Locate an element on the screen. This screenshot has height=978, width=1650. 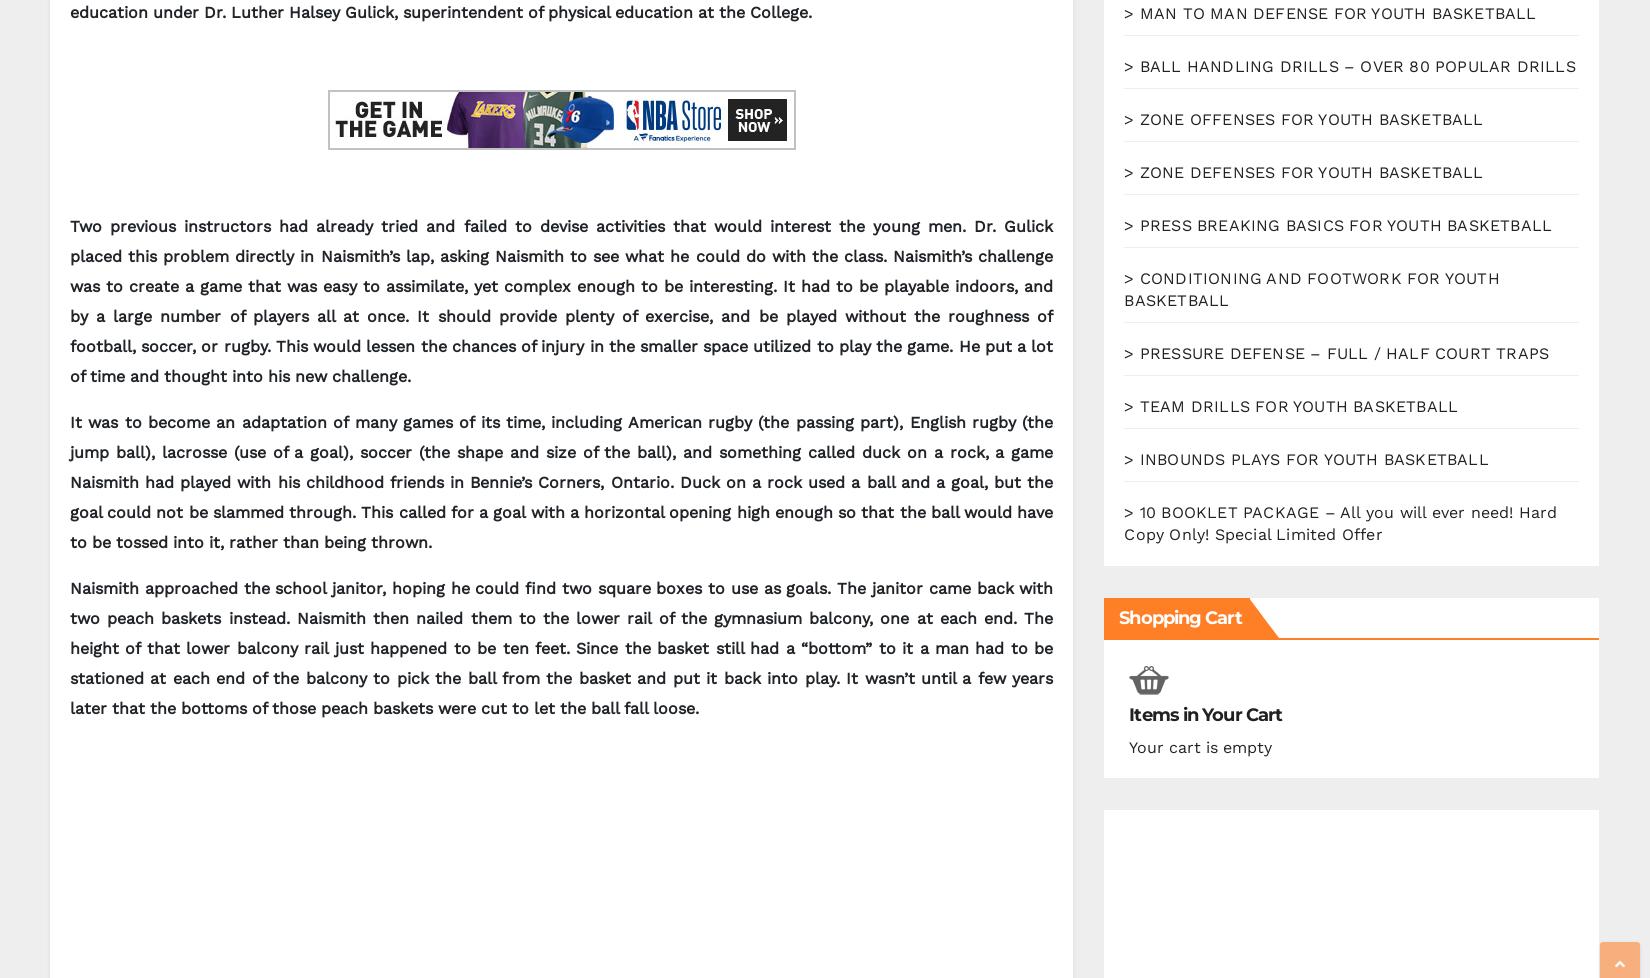
'> PRESS BREAKING BASICS FOR YOUTH BASKETBALL' is located at coordinates (1336, 225).